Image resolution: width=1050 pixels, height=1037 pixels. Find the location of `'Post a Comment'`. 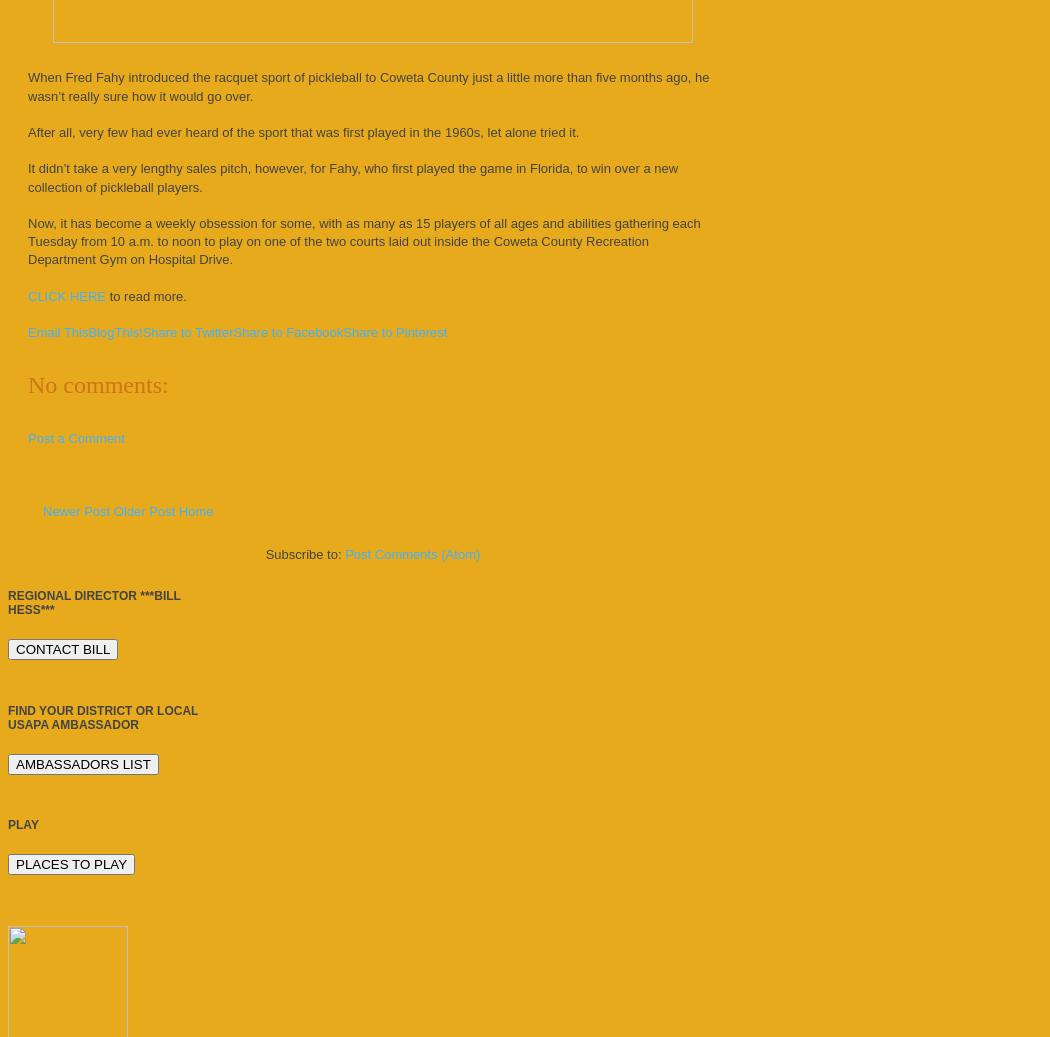

'Post a Comment' is located at coordinates (76, 437).